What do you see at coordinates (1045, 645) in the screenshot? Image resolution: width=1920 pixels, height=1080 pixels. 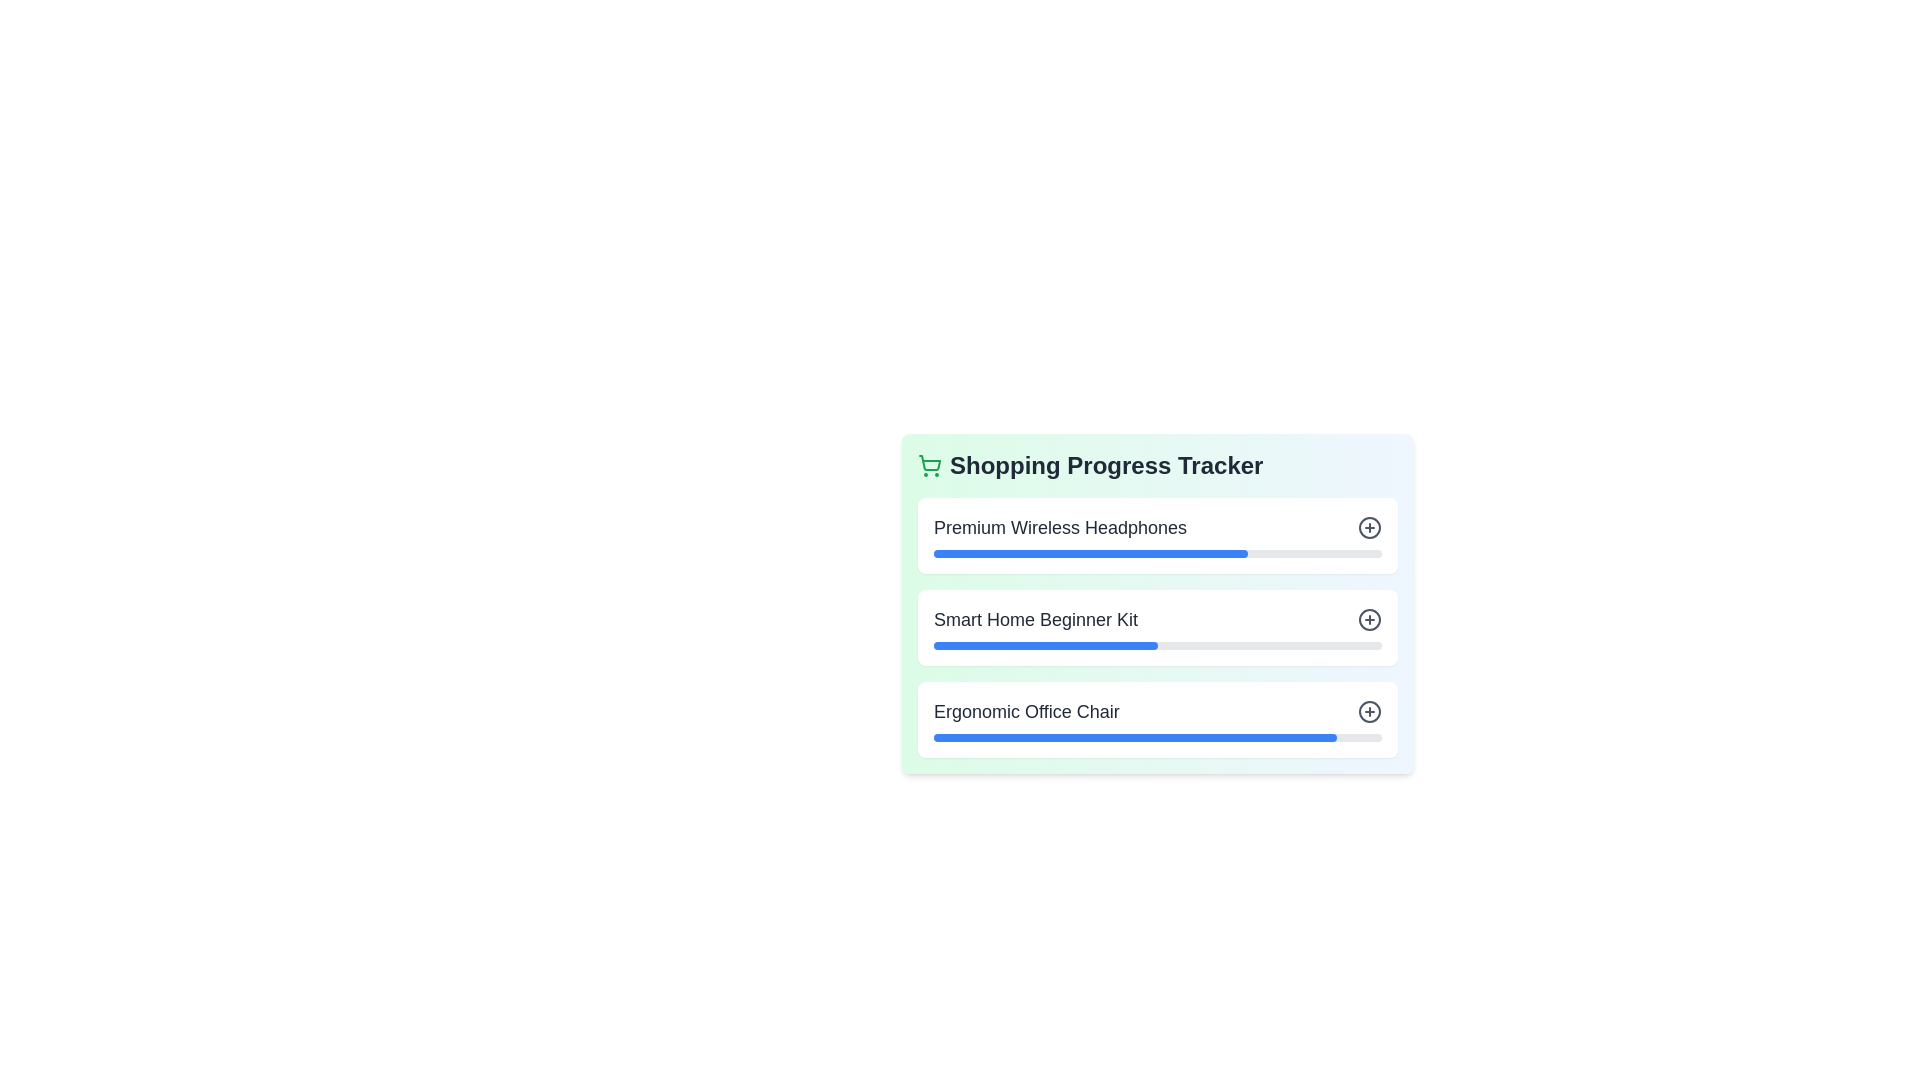 I see `the blue progress bar segment within the second progress bar of the 'Shopping Progress Tracker' card, representing the progress of the 'Smart Home Beginner Kit'` at bounding box center [1045, 645].